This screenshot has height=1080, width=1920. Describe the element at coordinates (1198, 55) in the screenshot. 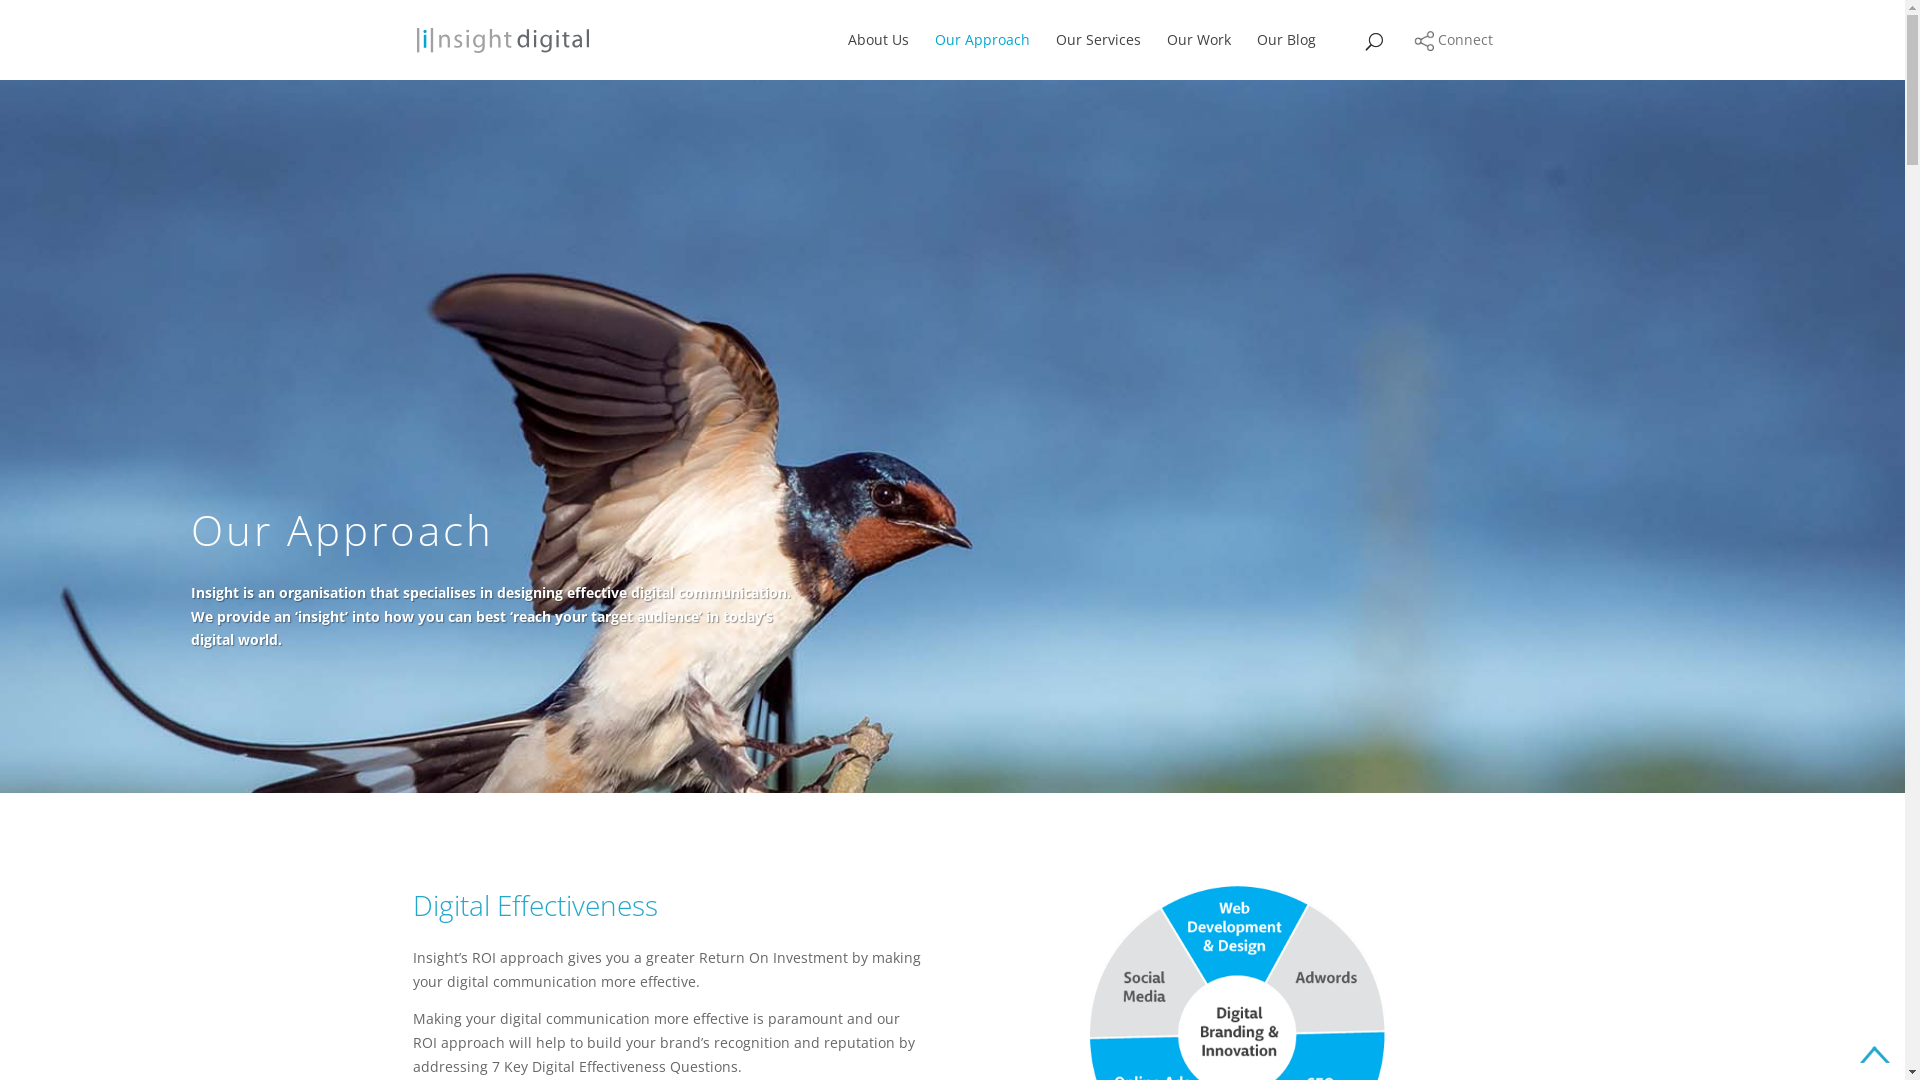

I see `'Our Work'` at that location.